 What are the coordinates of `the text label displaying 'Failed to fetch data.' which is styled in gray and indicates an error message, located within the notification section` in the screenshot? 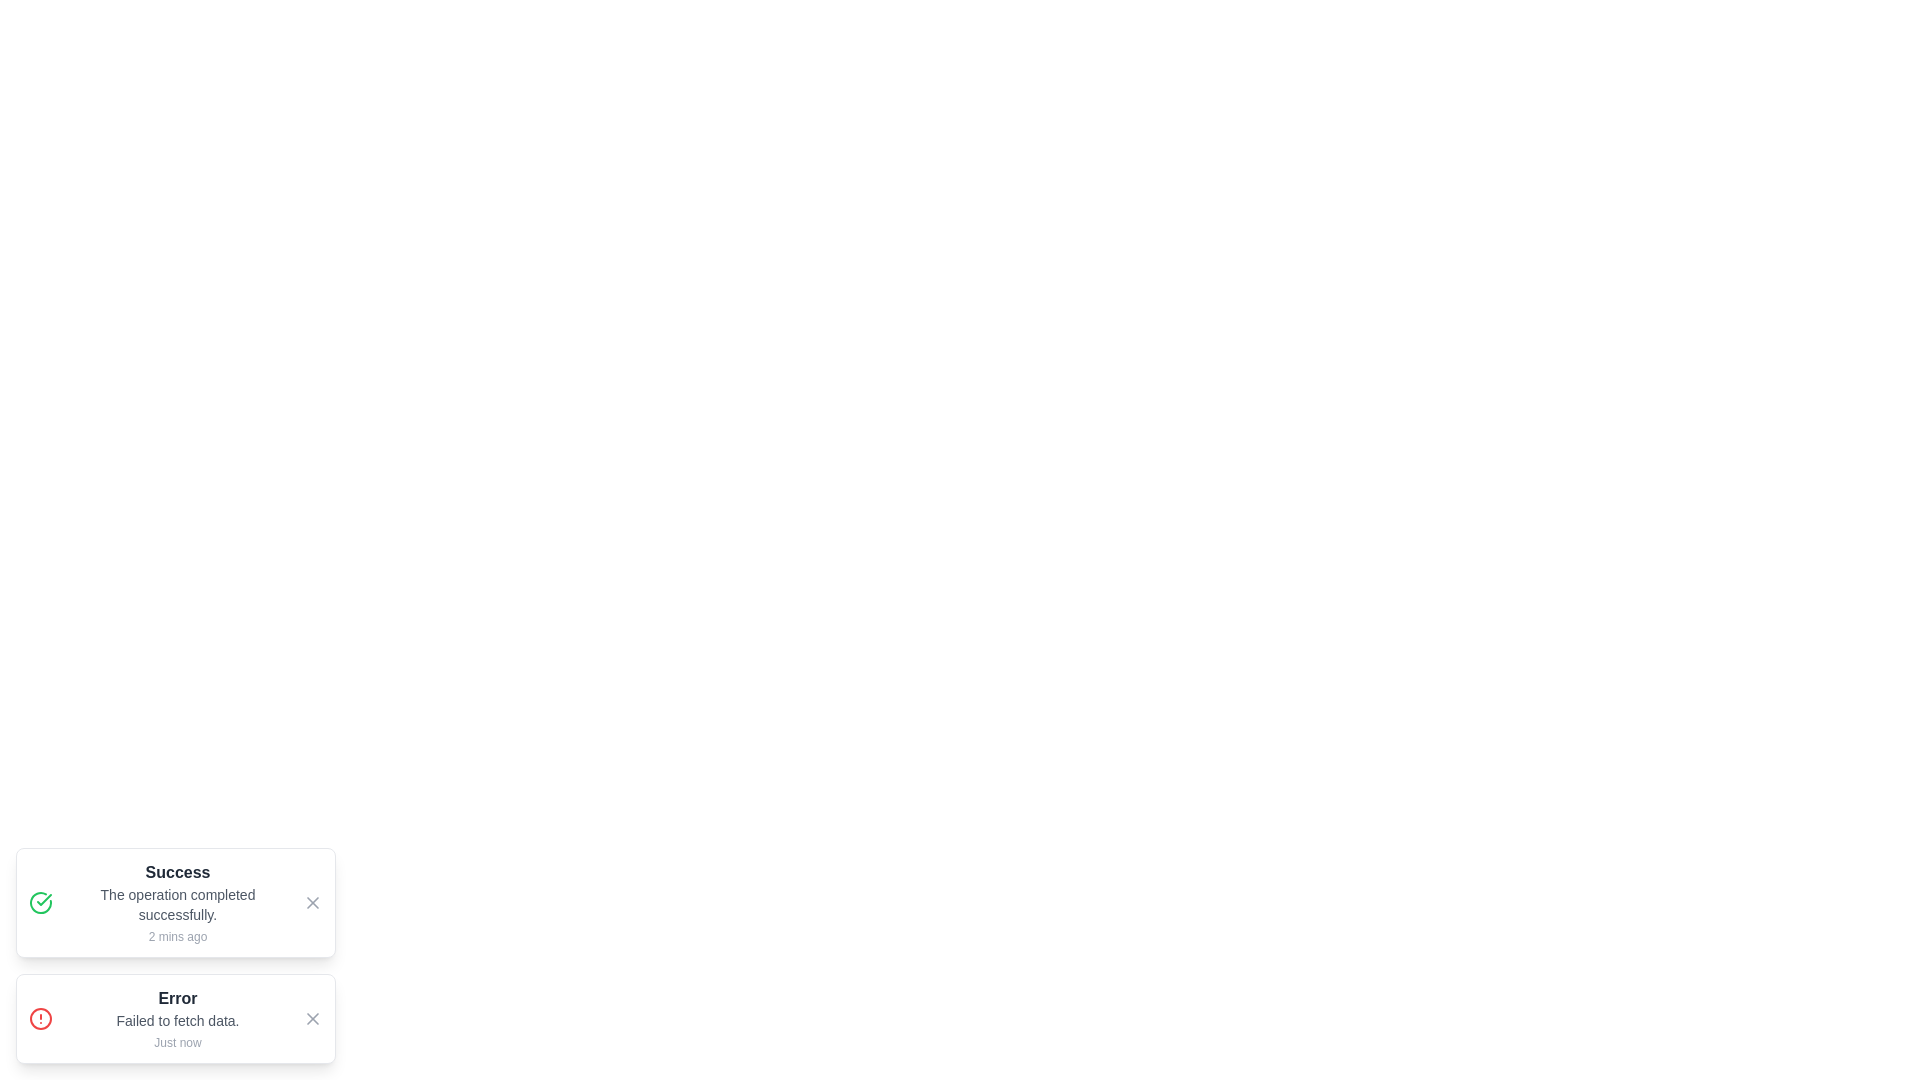 It's located at (177, 1021).